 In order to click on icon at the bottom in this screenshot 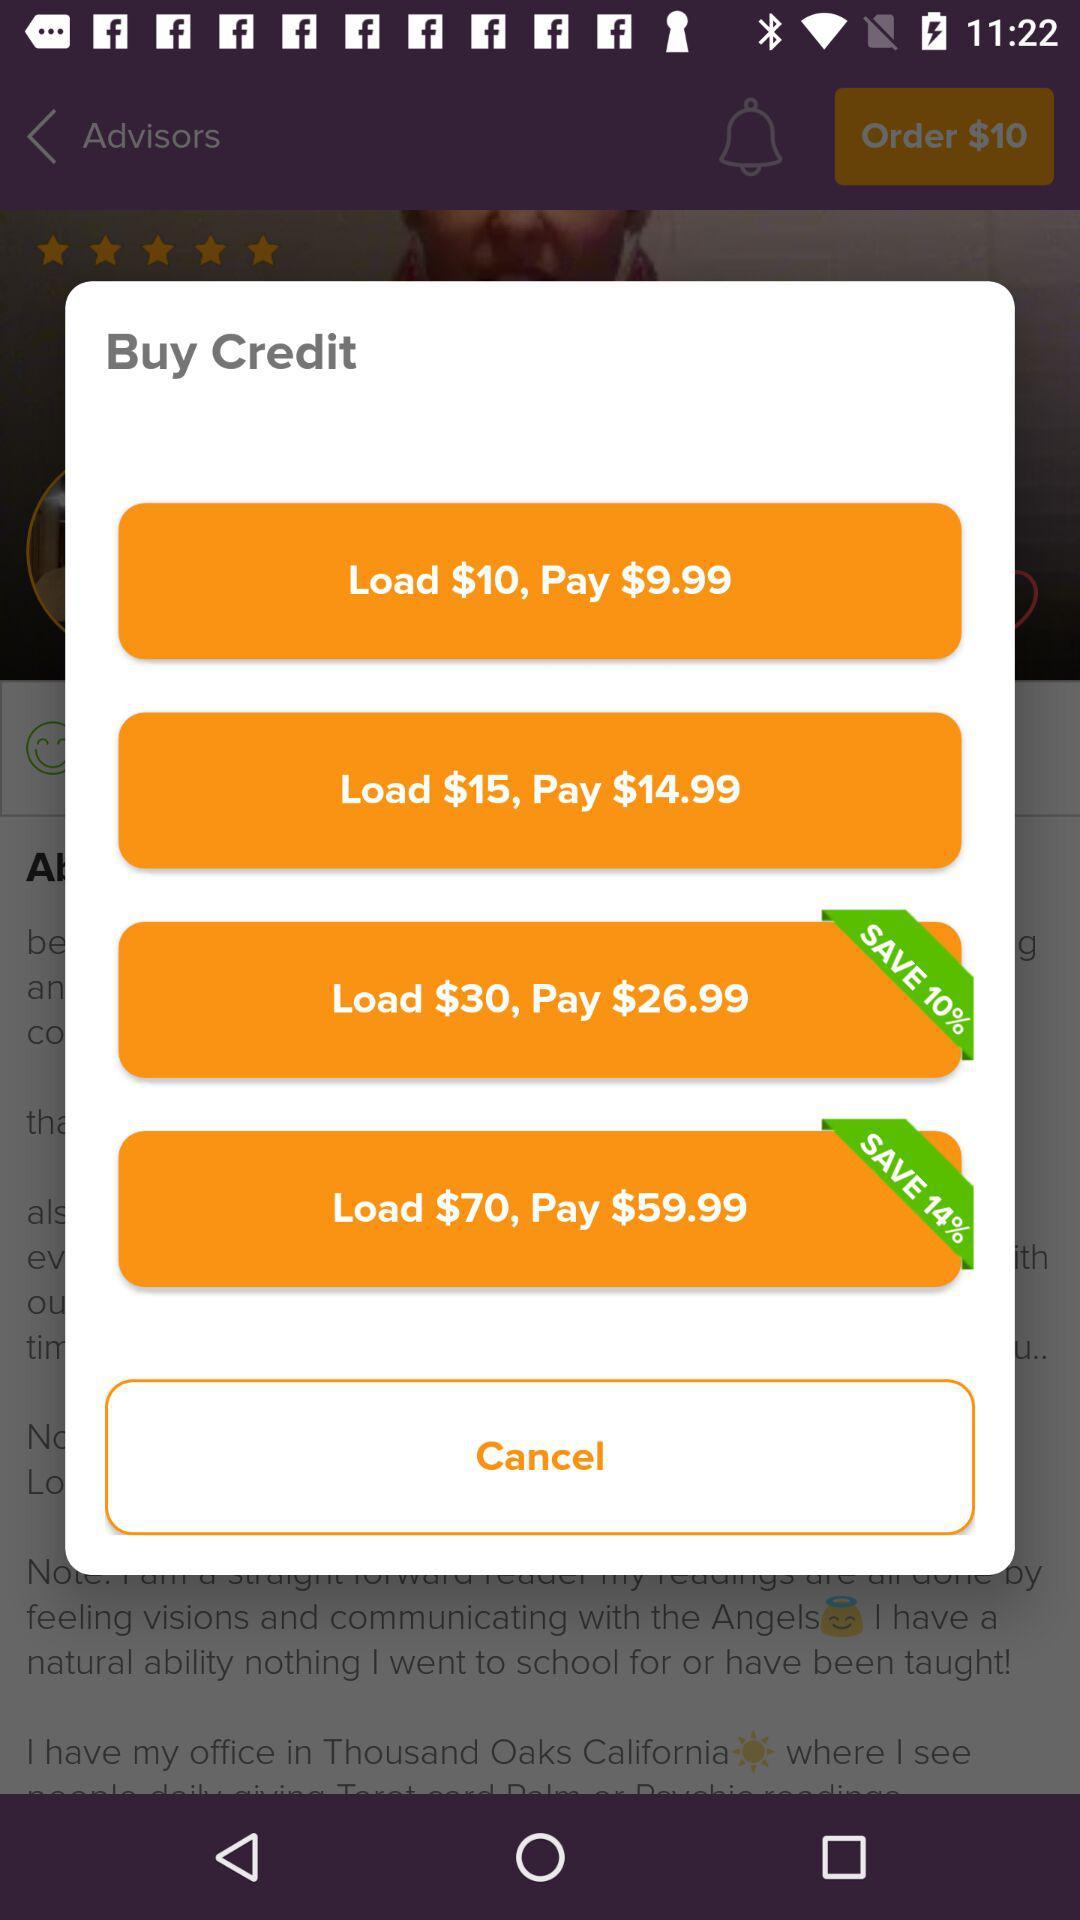, I will do `click(540, 1457)`.